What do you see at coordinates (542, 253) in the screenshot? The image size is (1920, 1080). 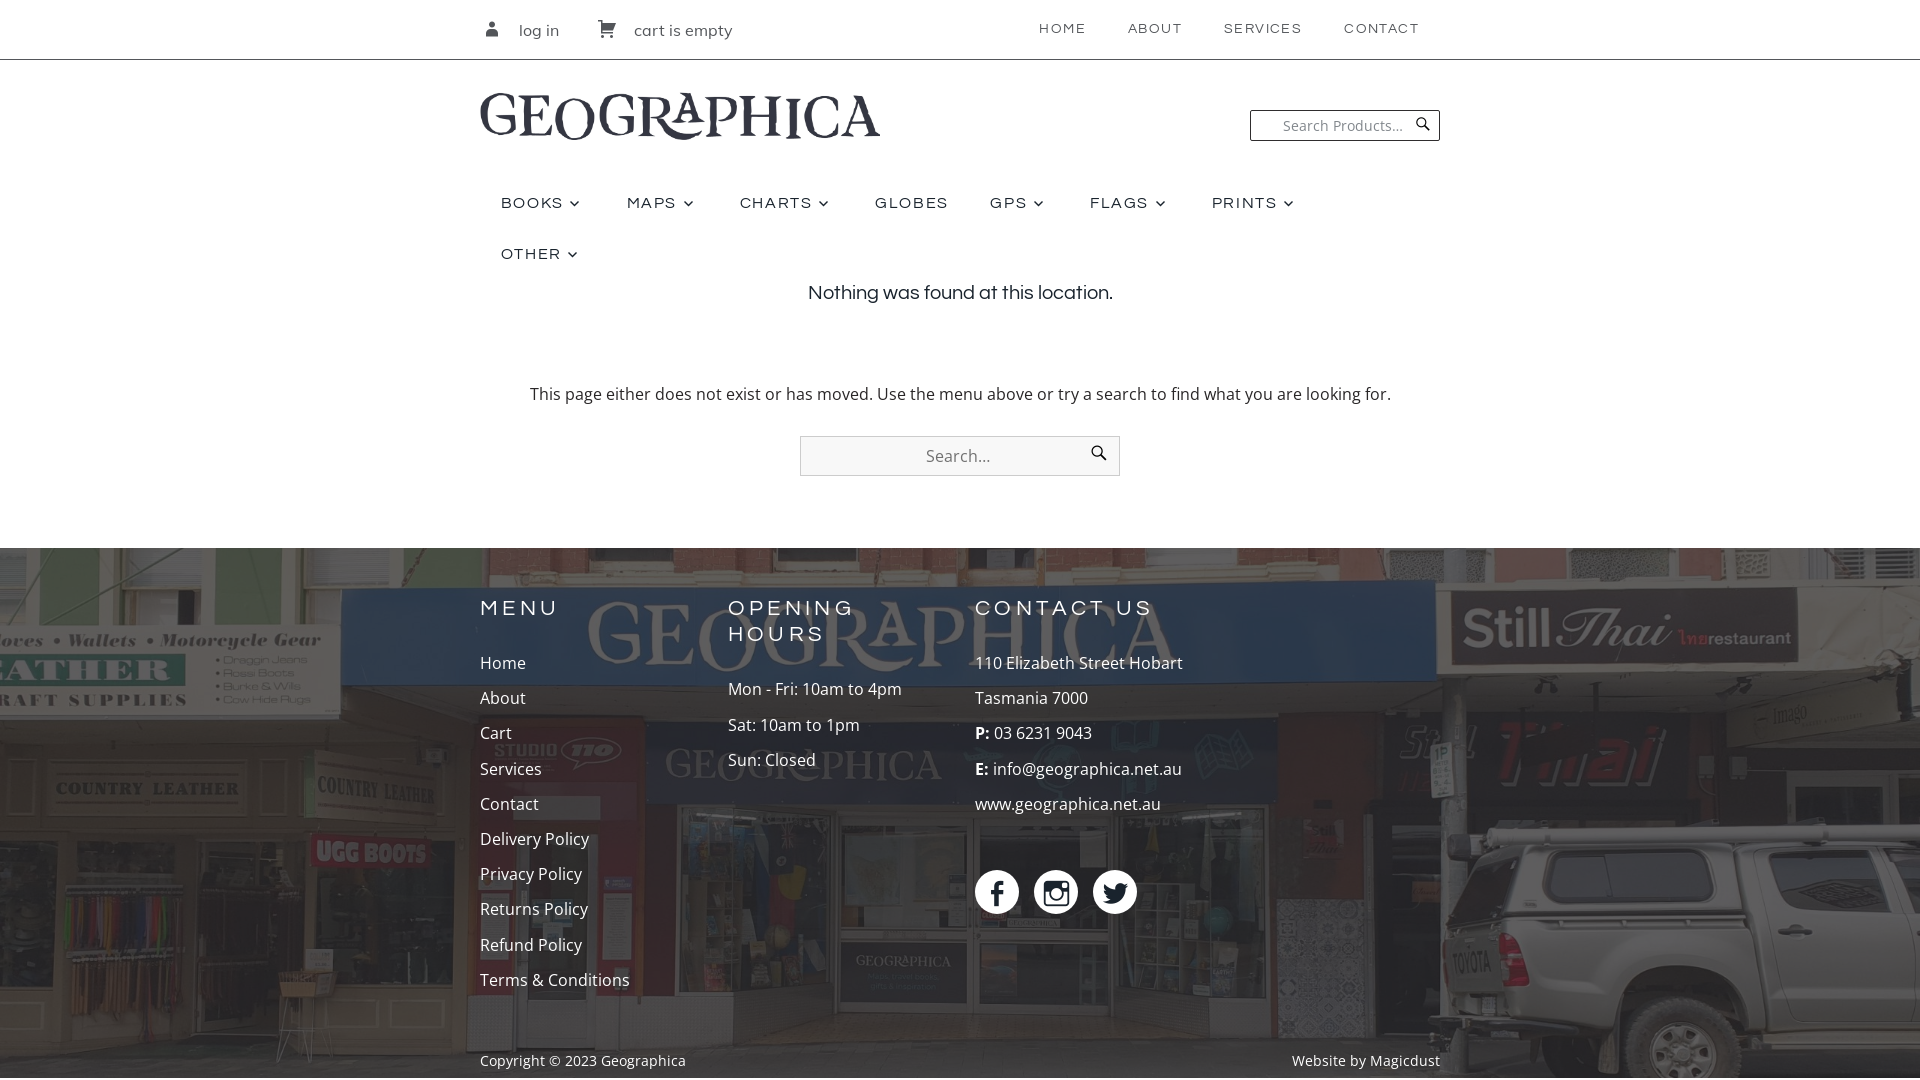 I see `'OTHER'` at bounding box center [542, 253].